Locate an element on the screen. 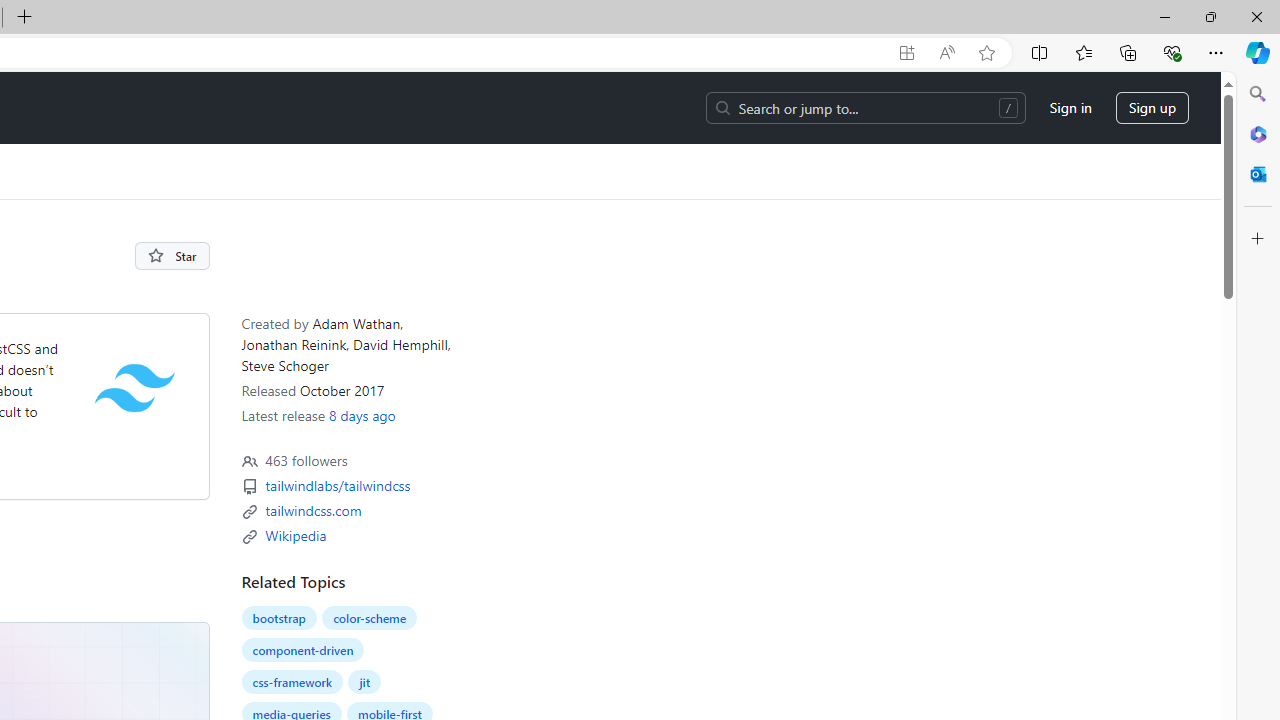 The height and width of the screenshot is (720, 1280). 'component-driven' is located at coordinates (301, 649).